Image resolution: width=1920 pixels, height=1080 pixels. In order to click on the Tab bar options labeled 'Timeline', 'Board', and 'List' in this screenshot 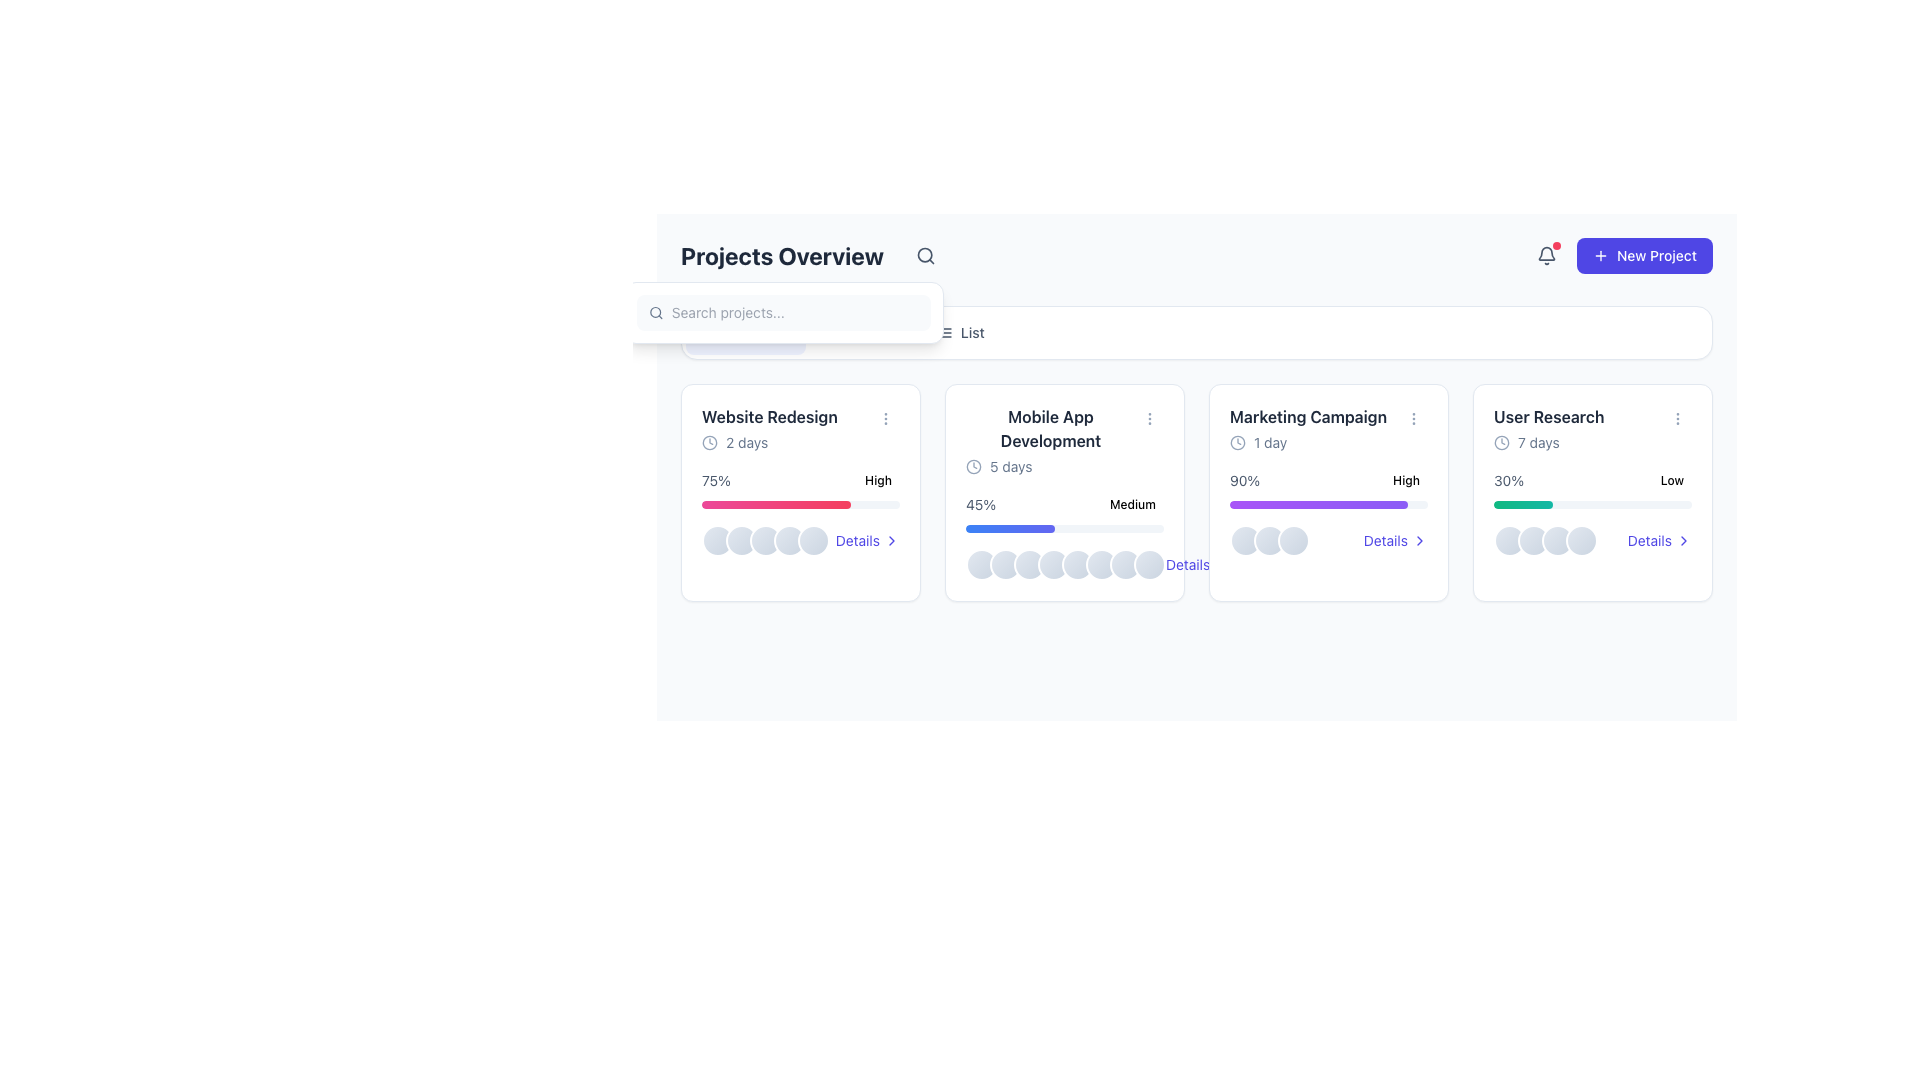, I will do `click(1196, 331)`.